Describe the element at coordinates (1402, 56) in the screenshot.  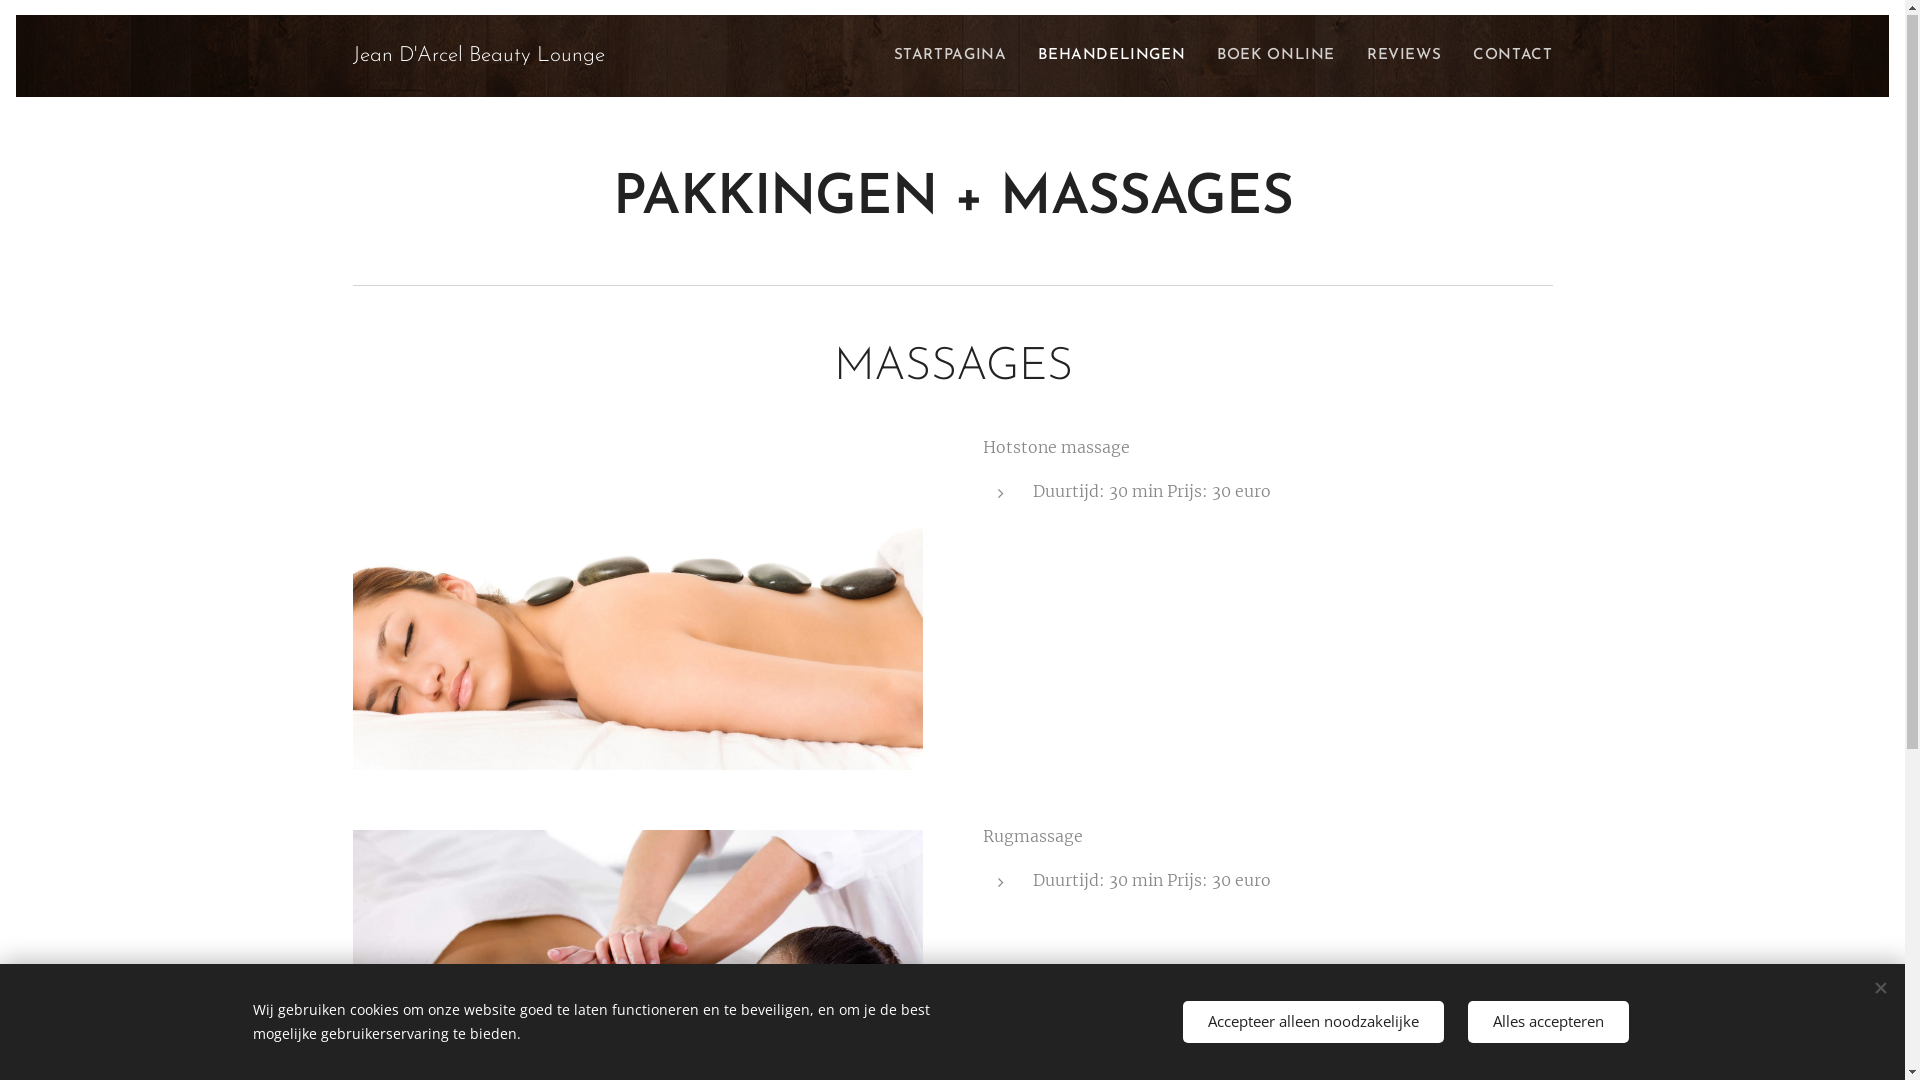
I see `'REVIEWS'` at that location.